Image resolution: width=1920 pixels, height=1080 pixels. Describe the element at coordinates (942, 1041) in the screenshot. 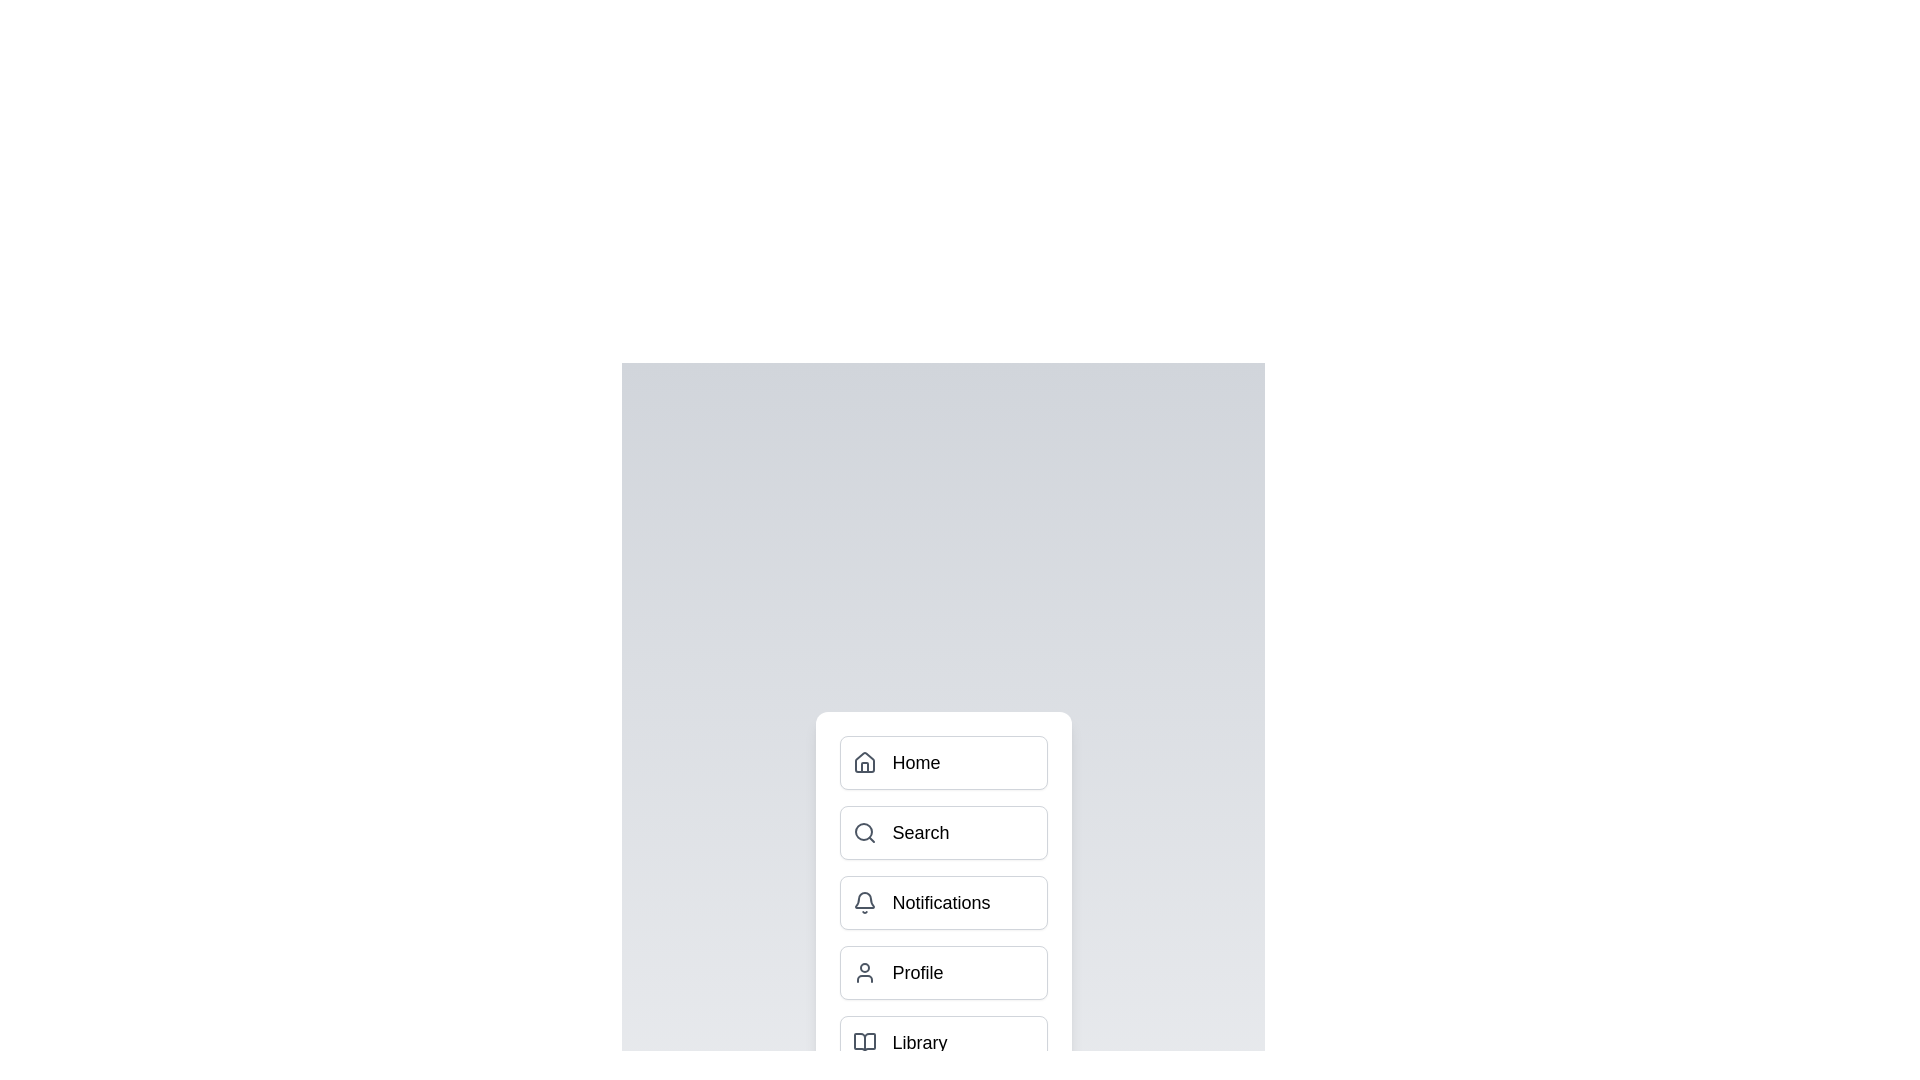

I see `the menu item Library` at that location.